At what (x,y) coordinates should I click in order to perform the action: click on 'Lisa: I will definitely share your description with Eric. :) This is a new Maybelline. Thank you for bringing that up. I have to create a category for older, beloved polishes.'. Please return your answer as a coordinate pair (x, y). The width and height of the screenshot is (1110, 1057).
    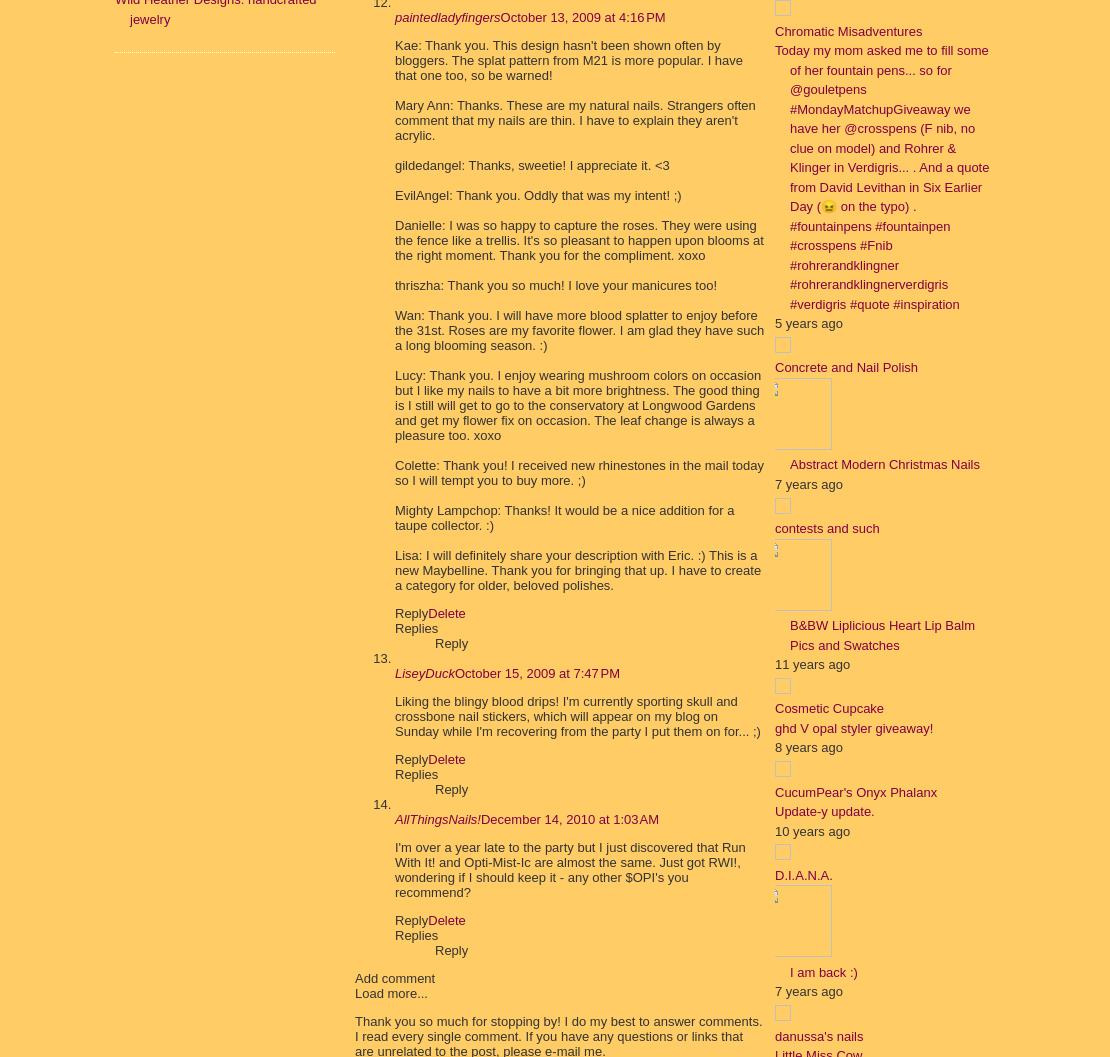
    Looking at the image, I should click on (577, 569).